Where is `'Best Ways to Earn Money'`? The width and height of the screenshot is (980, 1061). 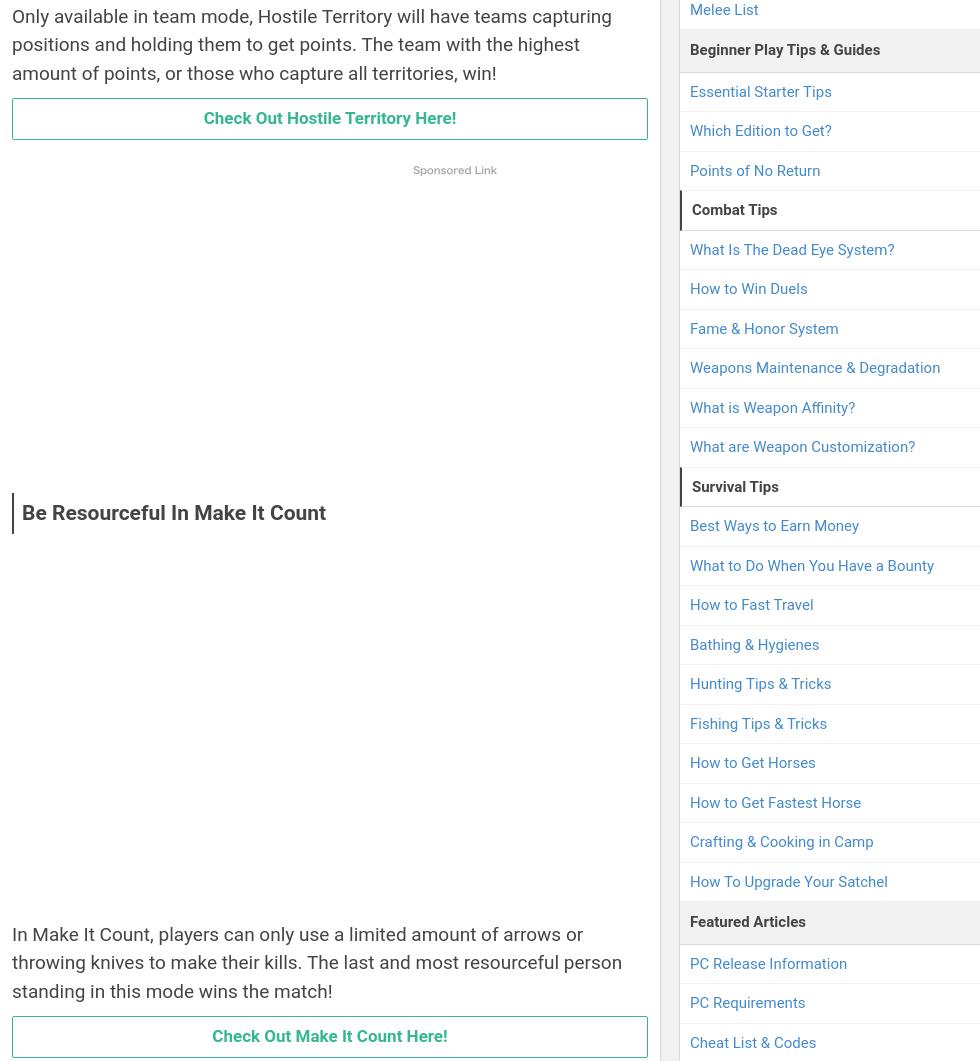
'Best Ways to Earn Money' is located at coordinates (774, 526).